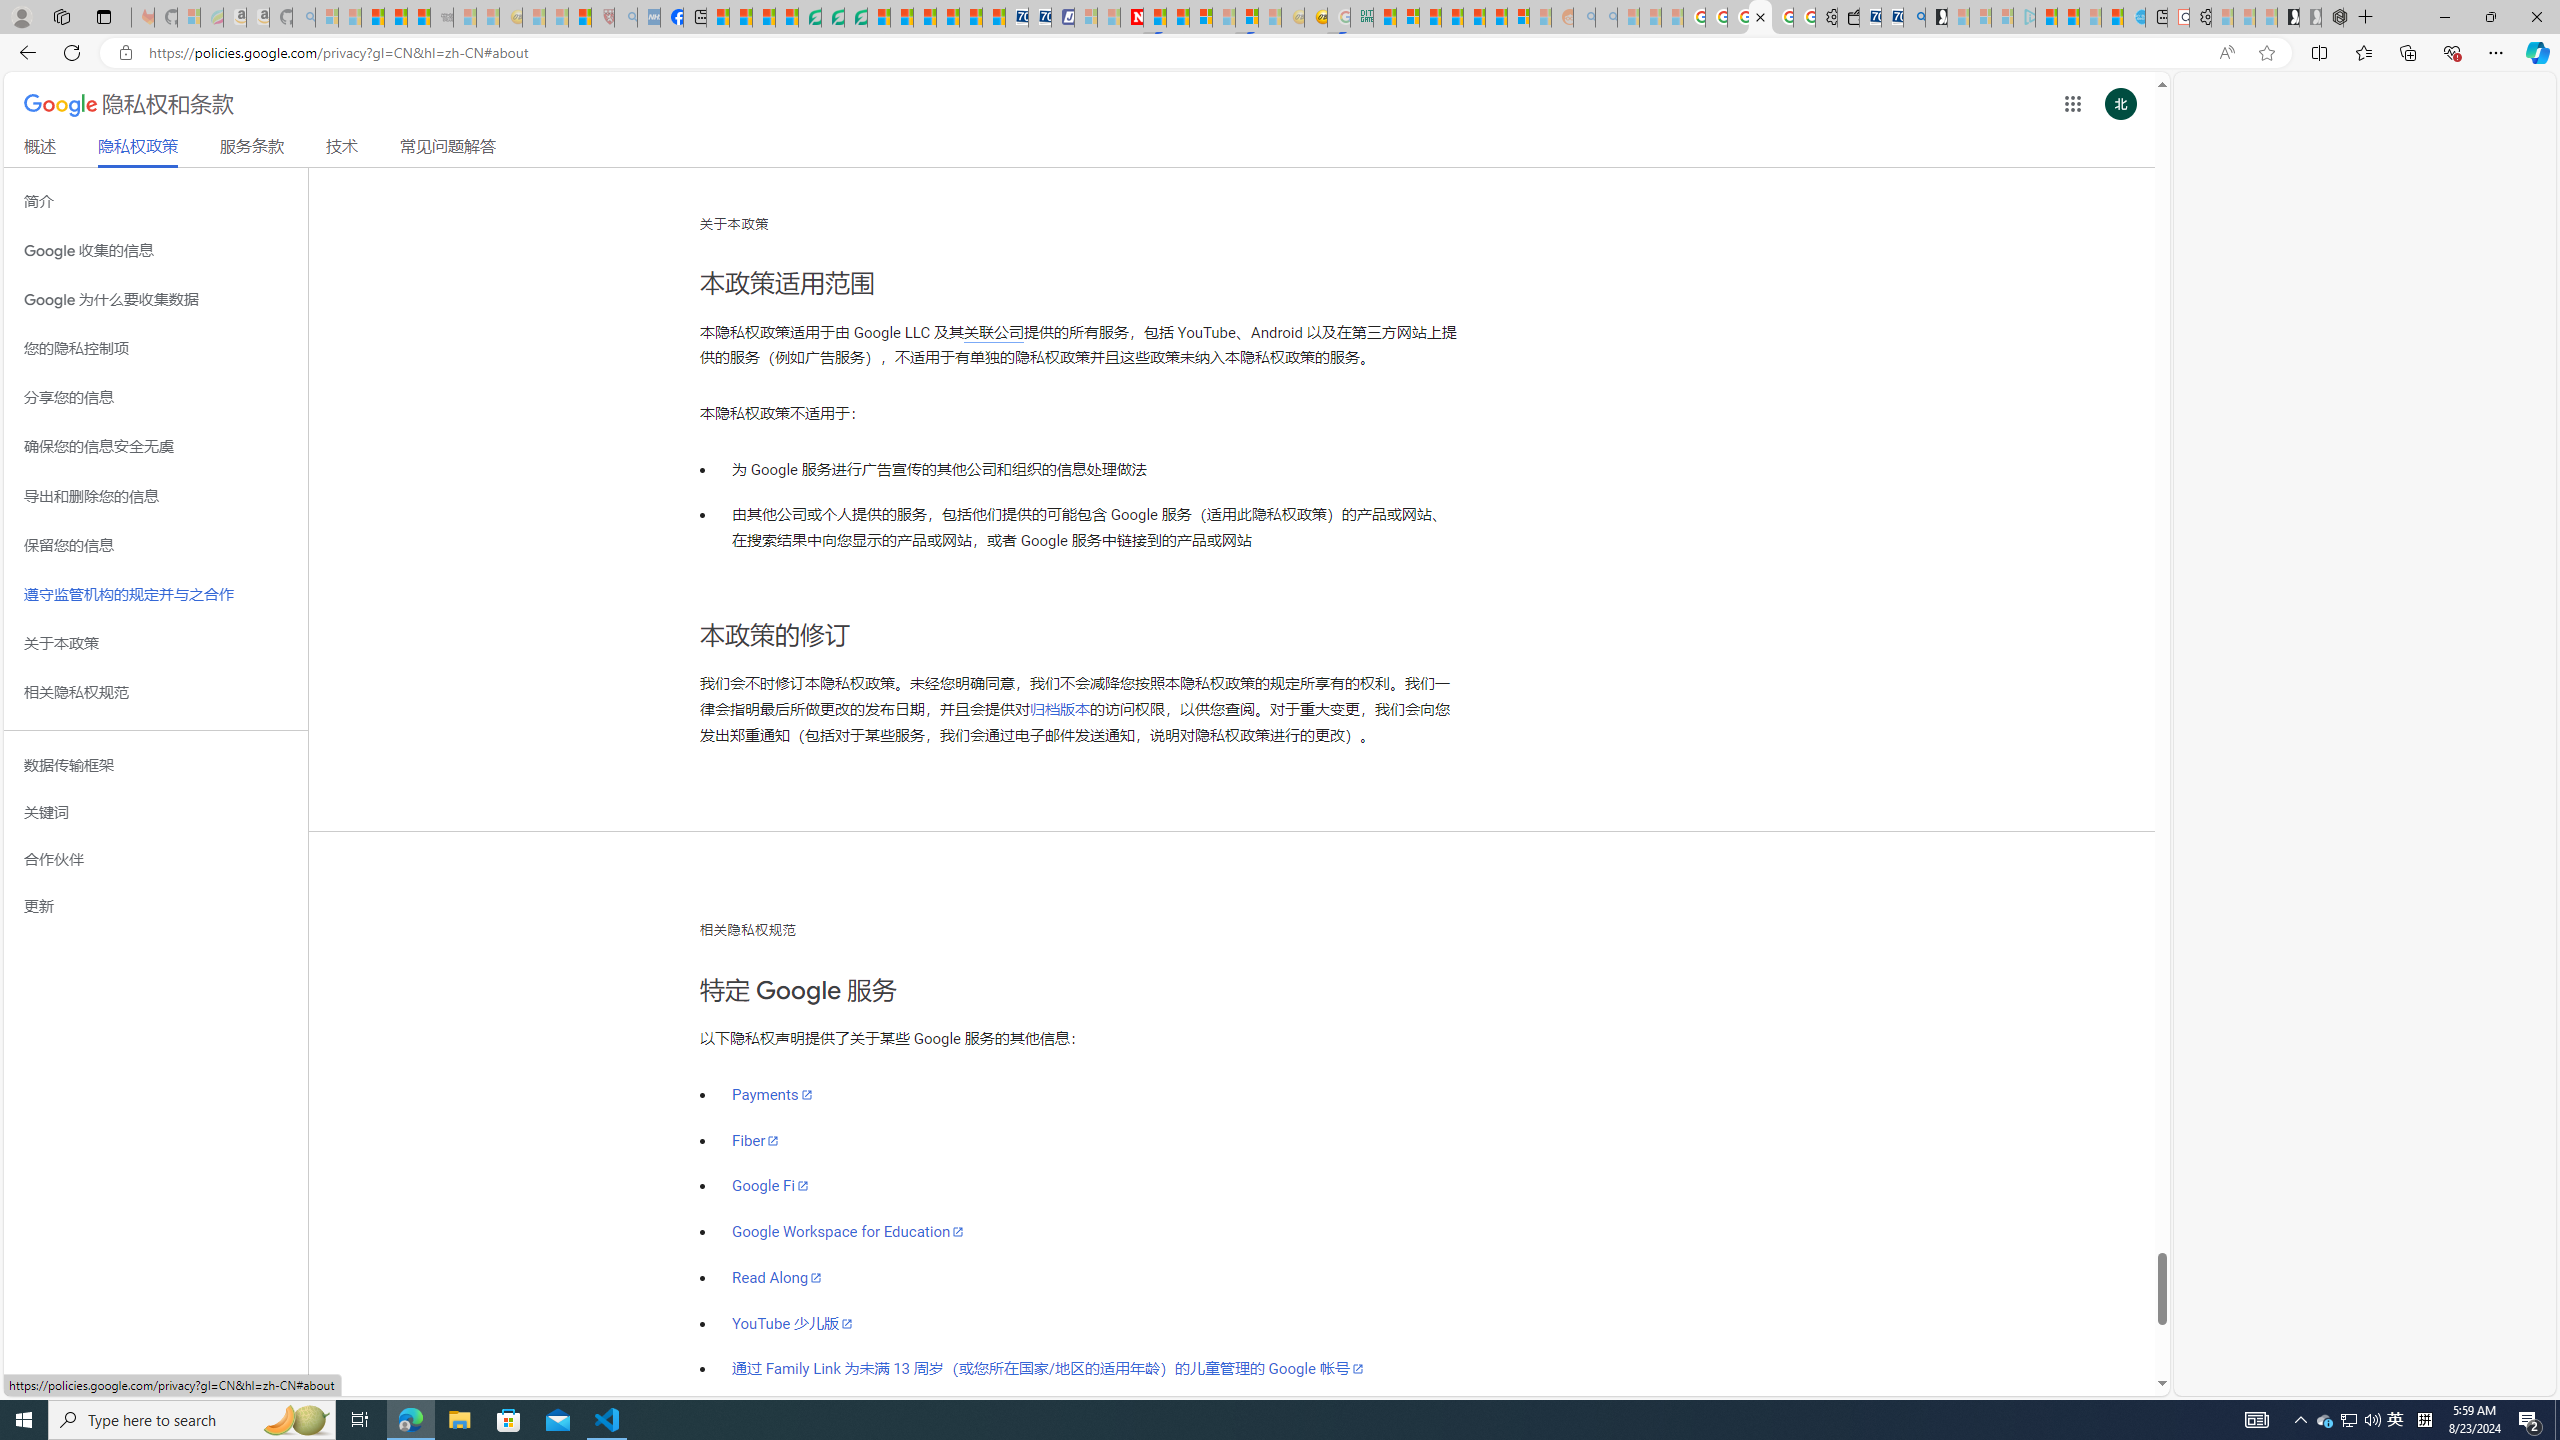 The height and width of the screenshot is (1440, 2560). What do you see at coordinates (1130, 16) in the screenshot?
I see `'Latest Politics News & Archive | Newsweek.com'` at bounding box center [1130, 16].